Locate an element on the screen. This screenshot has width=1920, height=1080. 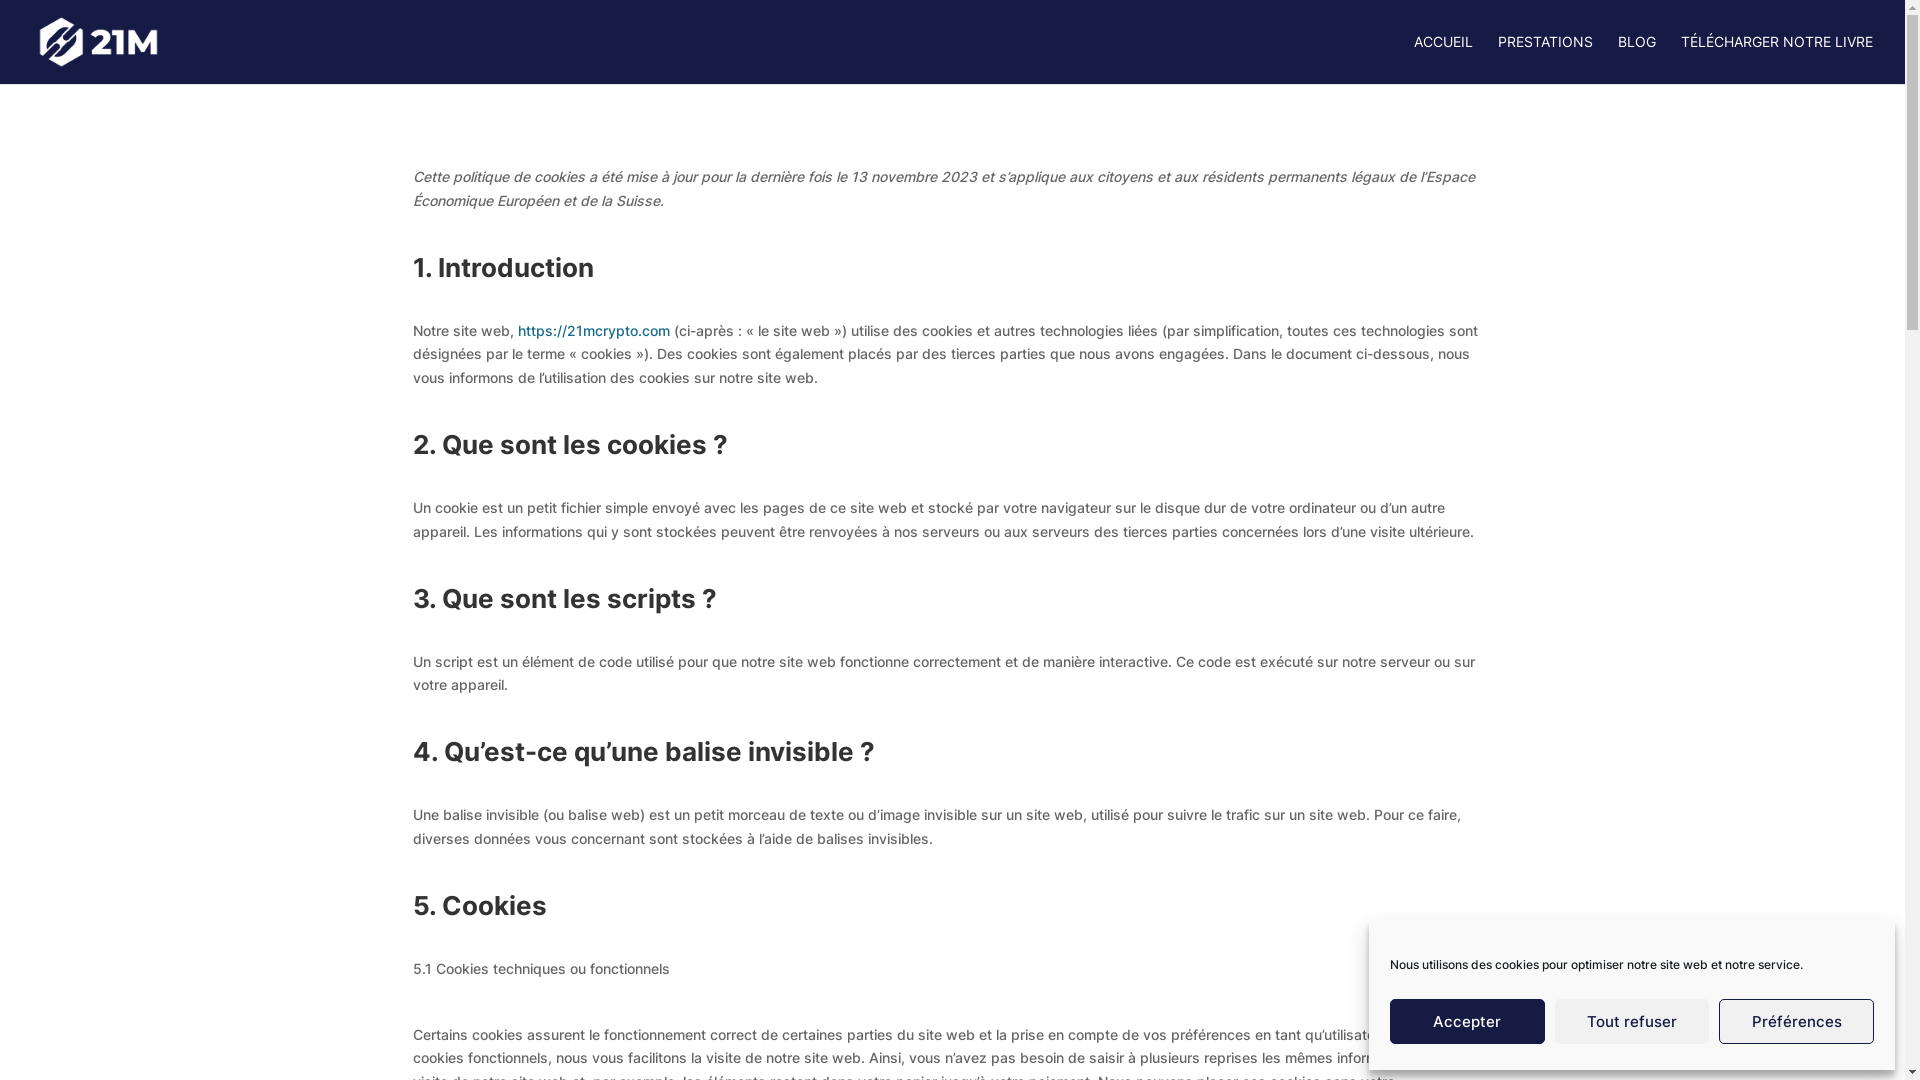
'PRESTATIONS' is located at coordinates (1544, 58).